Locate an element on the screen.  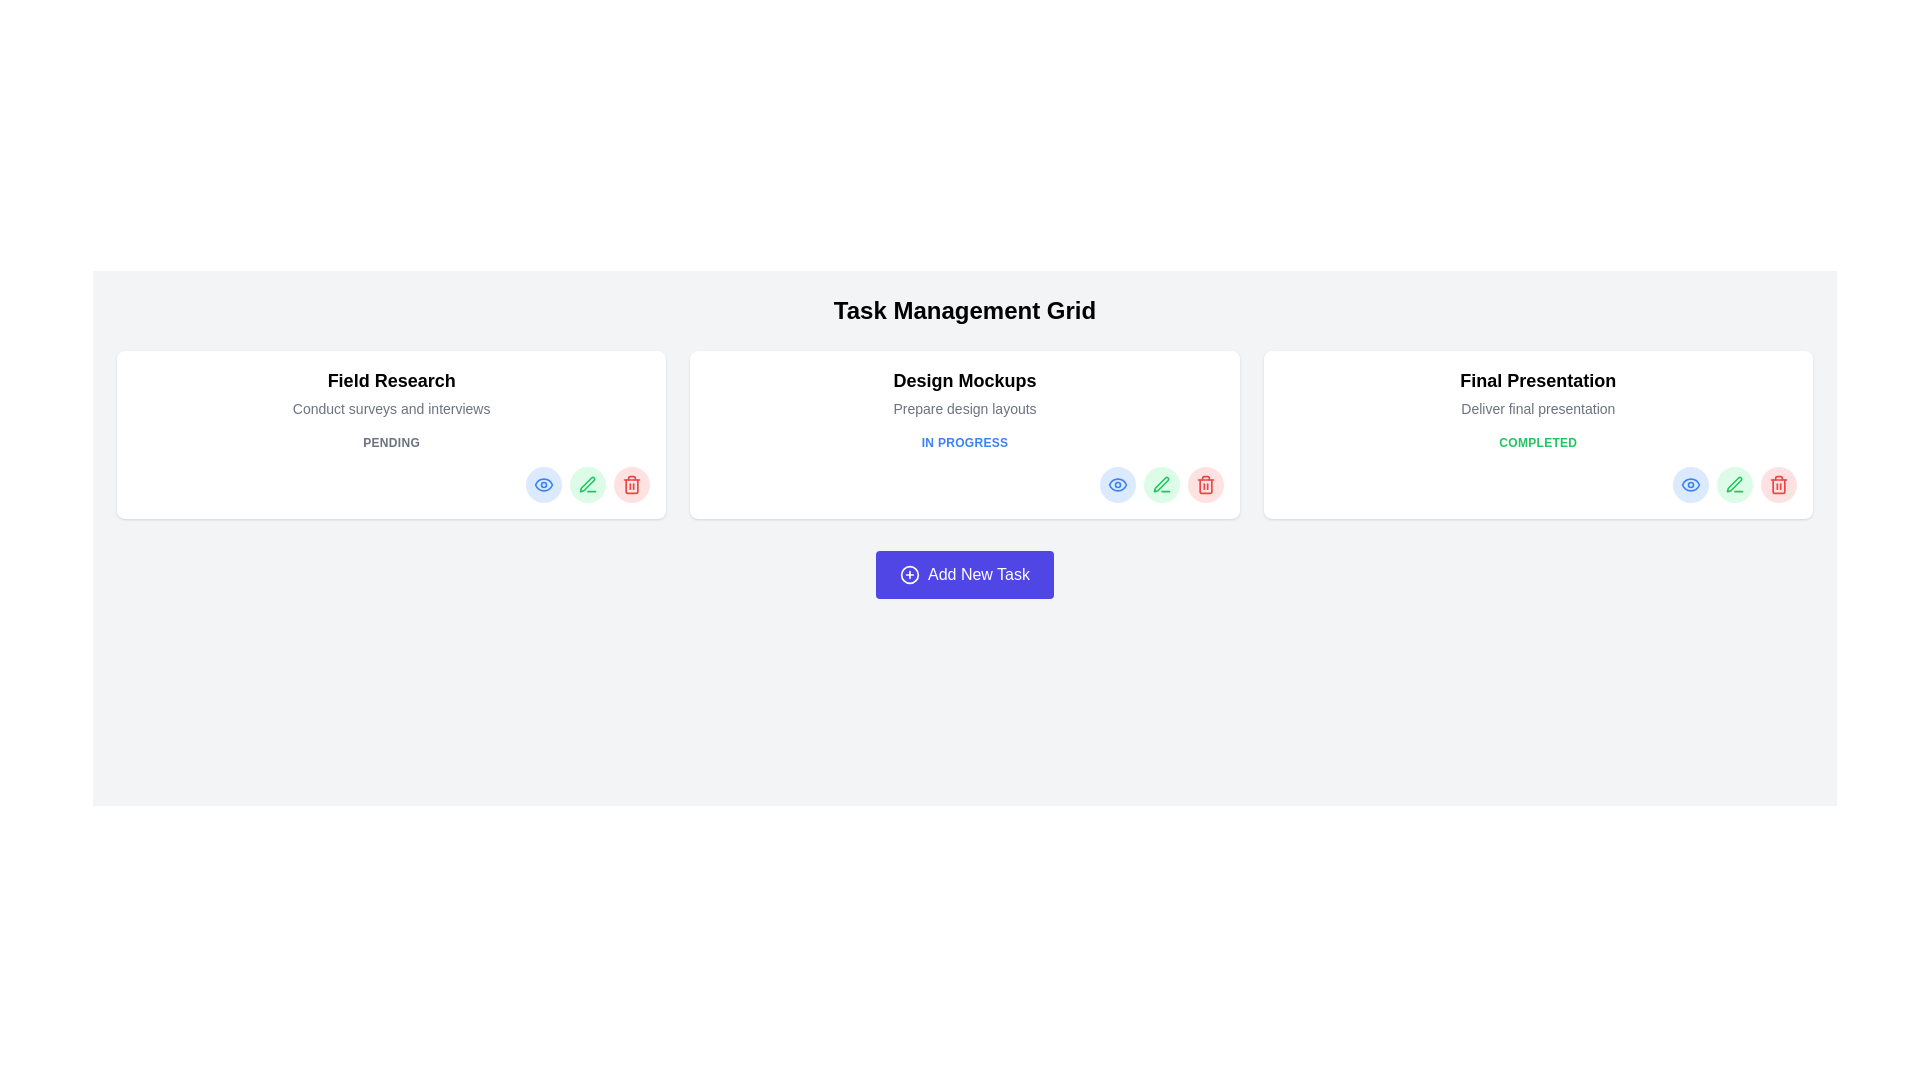
the second button in the row of task card buttons to initiate the editing action for the associated task is located at coordinates (587, 485).